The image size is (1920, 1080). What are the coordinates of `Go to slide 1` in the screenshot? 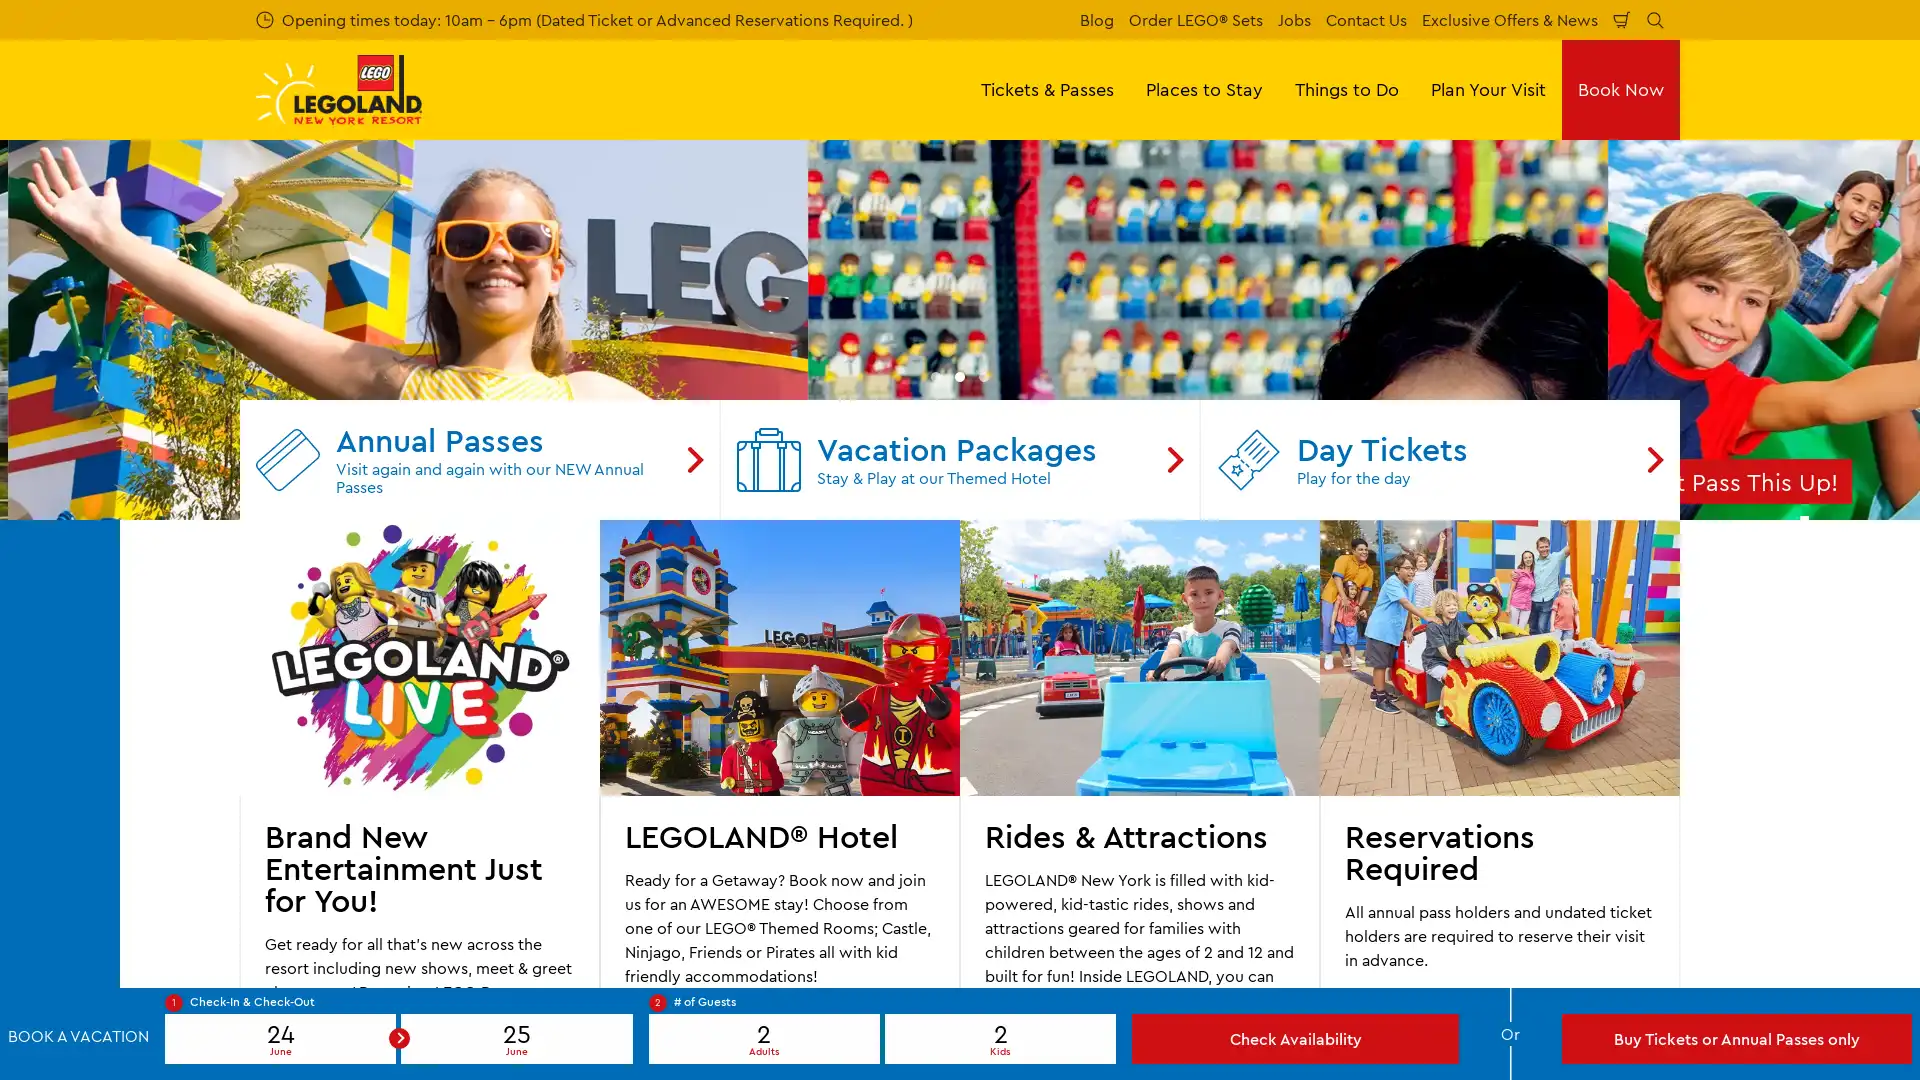 It's located at (935, 774).